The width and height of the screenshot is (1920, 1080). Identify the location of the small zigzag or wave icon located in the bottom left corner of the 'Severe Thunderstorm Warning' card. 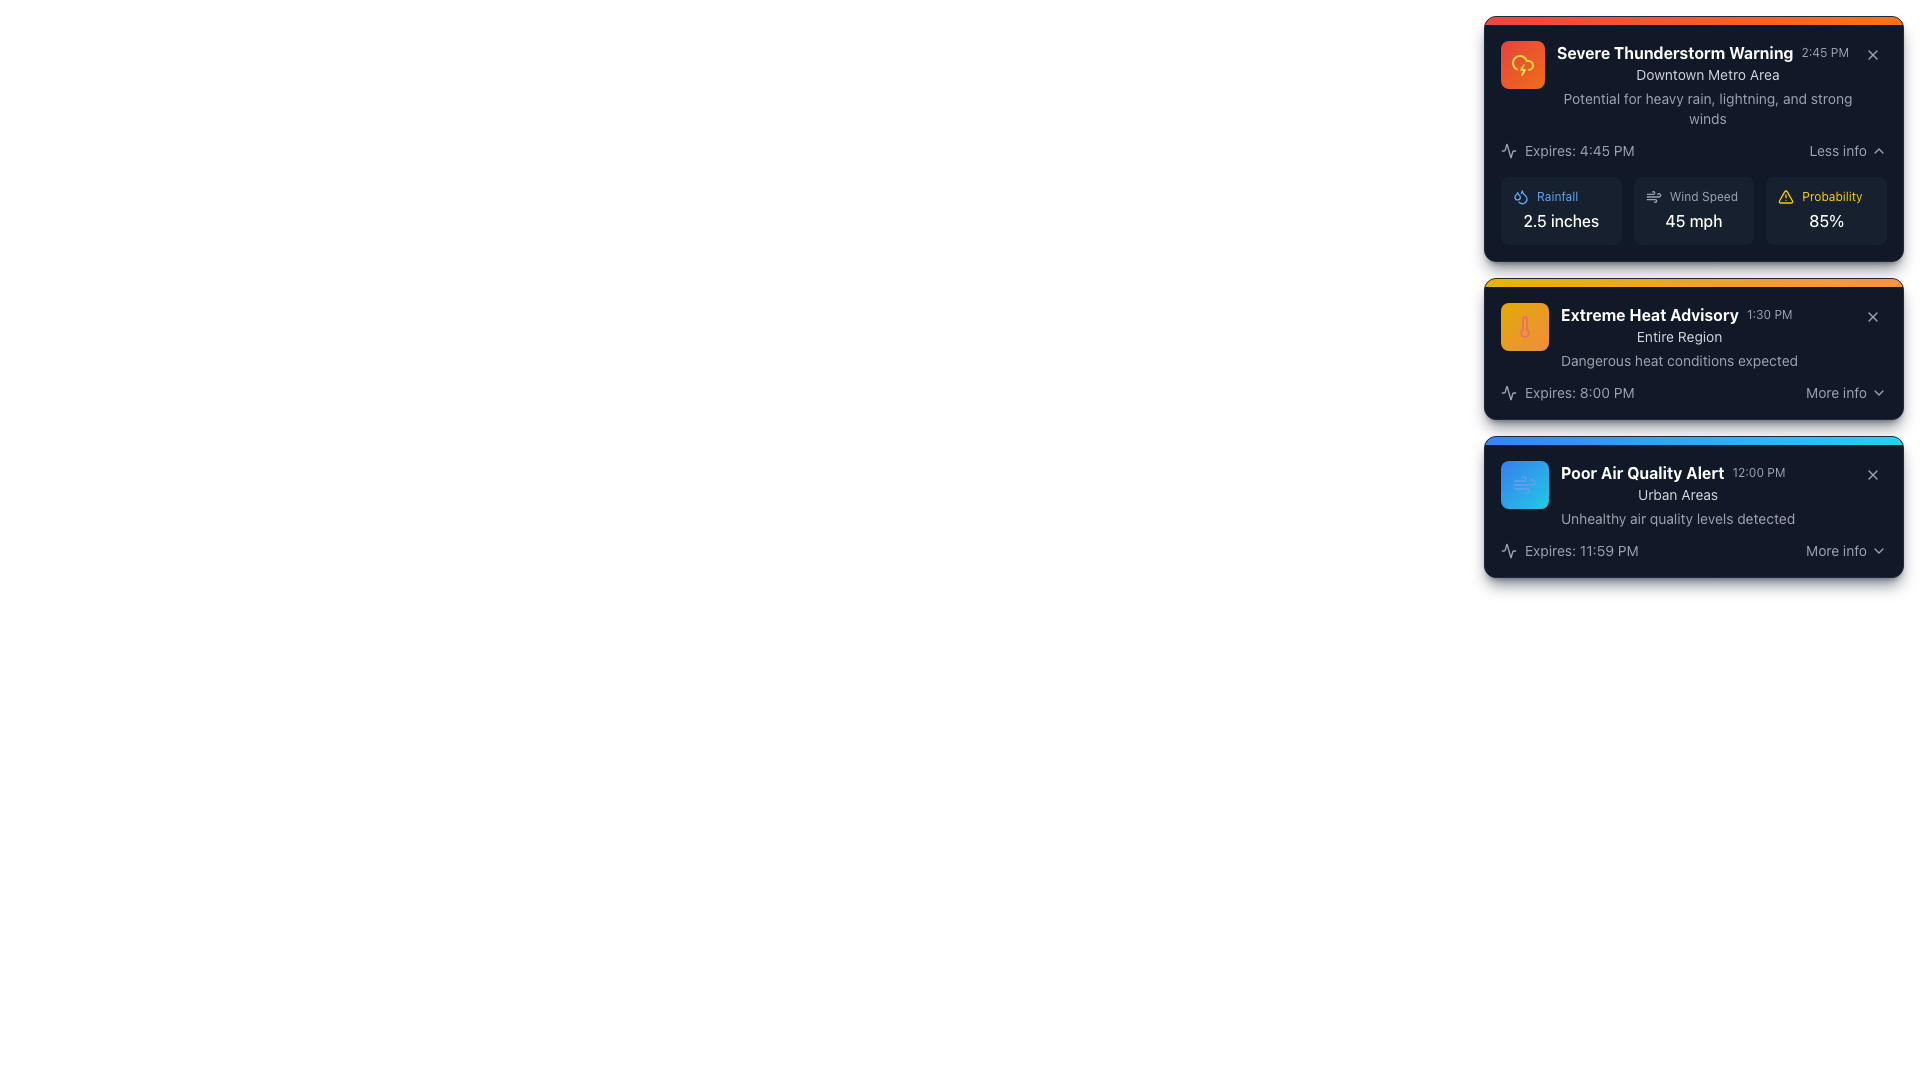
(1508, 393).